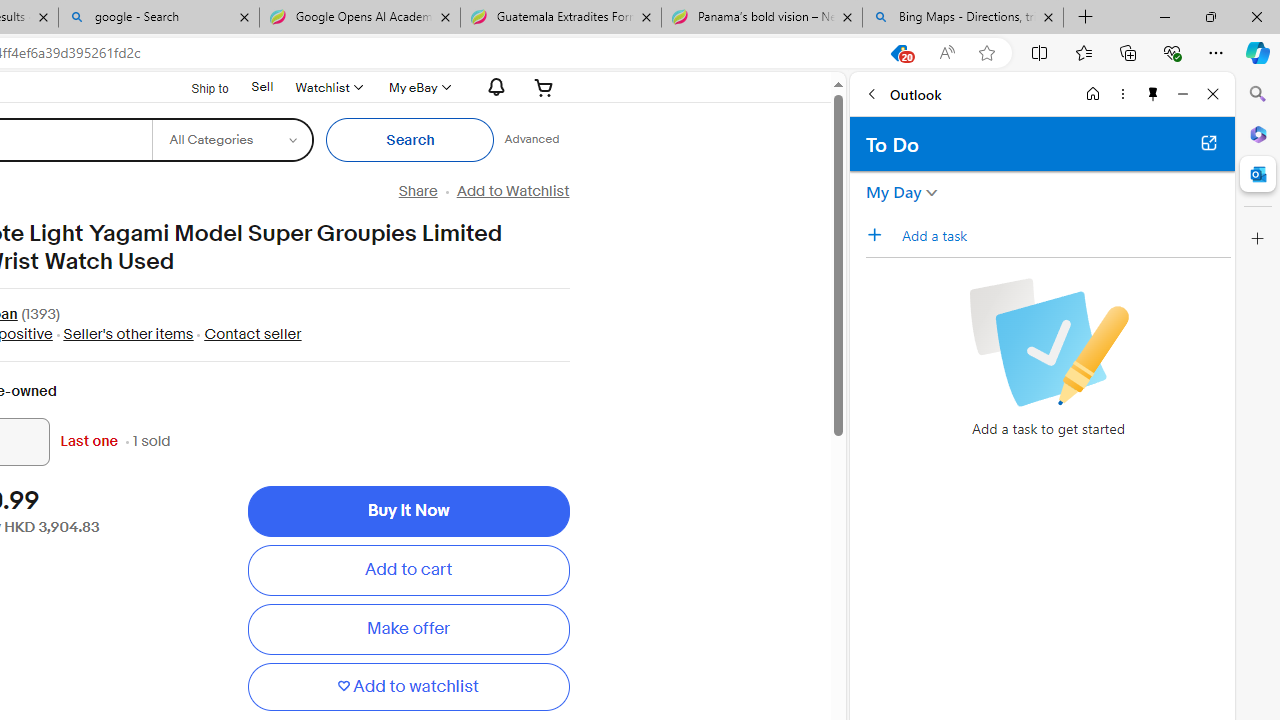 Image resolution: width=1280 pixels, height=720 pixels. What do you see at coordinates (407, 628) in the screenshot?
I see `'Make offer'` at bounding box center [407, 628].